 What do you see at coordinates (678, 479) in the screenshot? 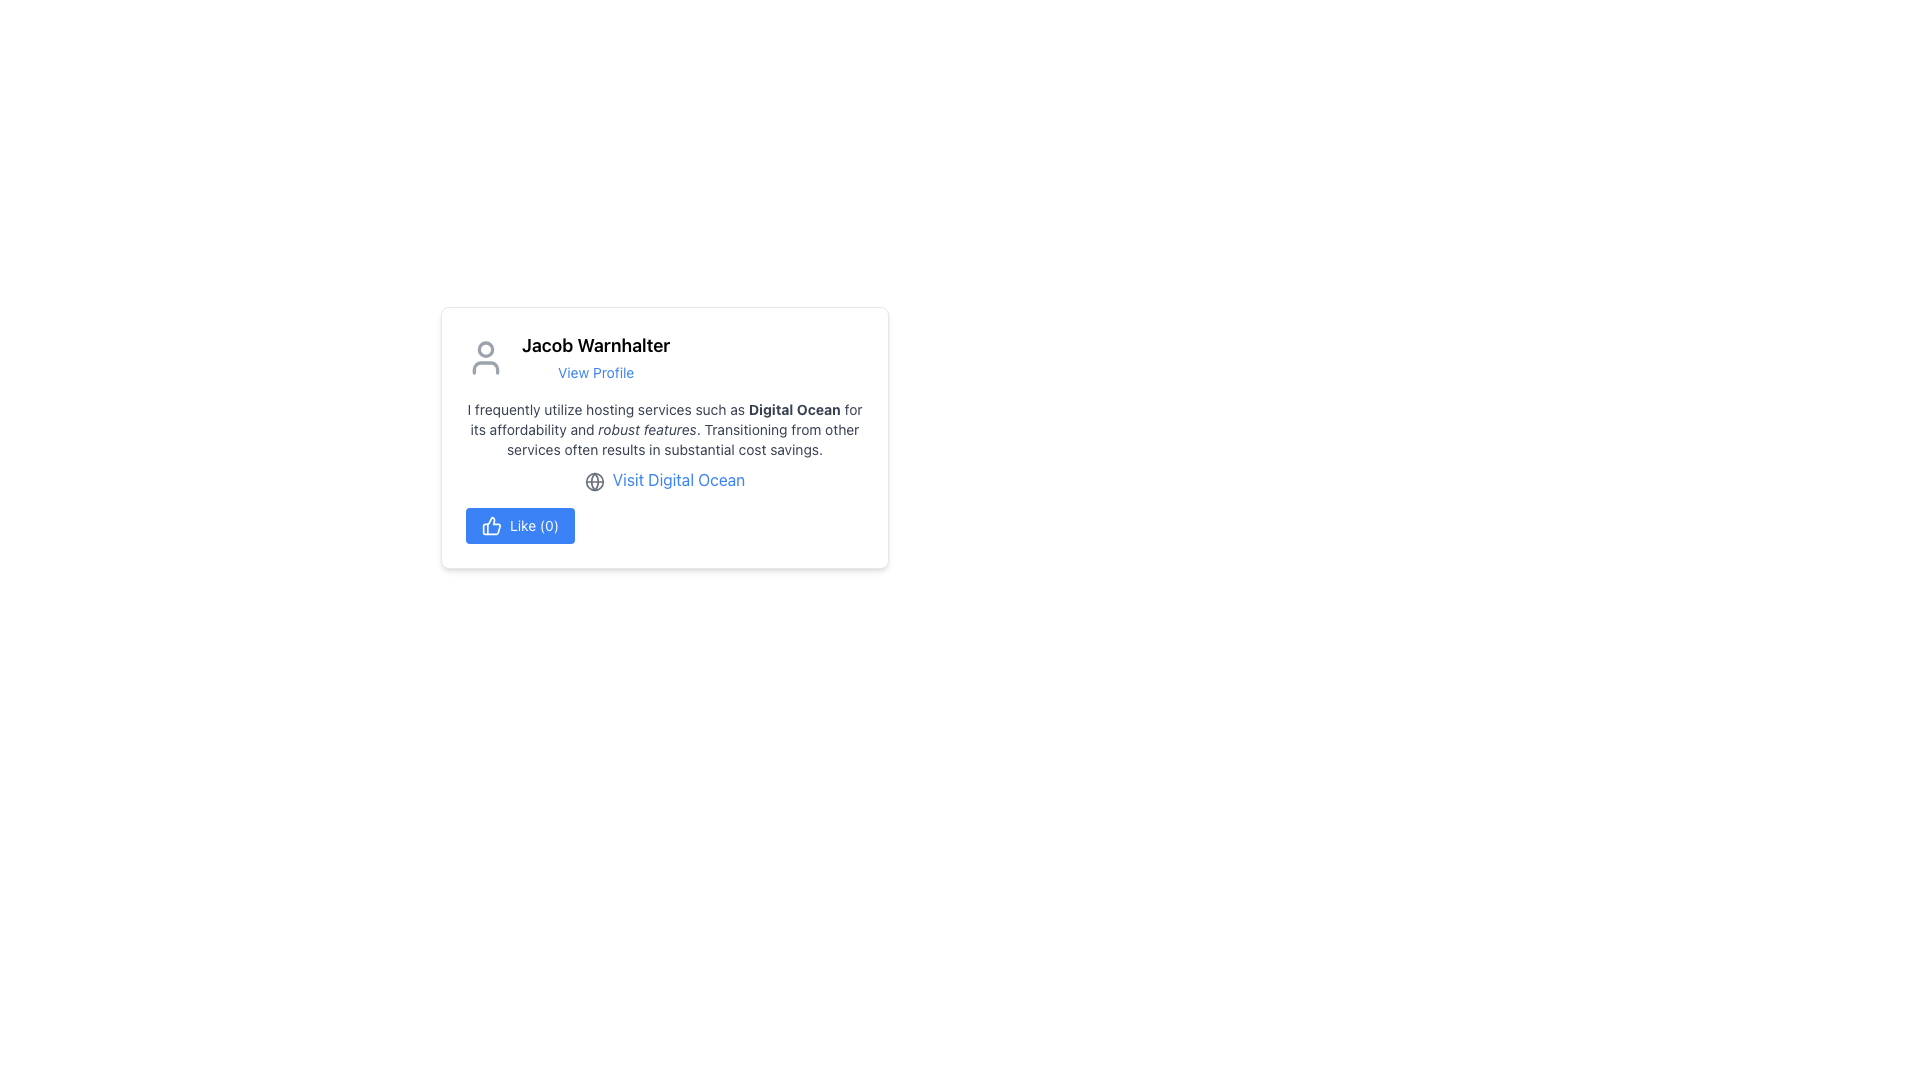
I see `the hyperlink located at the bottom of the text area, immediately to the right of the globe icon` at bounding box center [678, 479].